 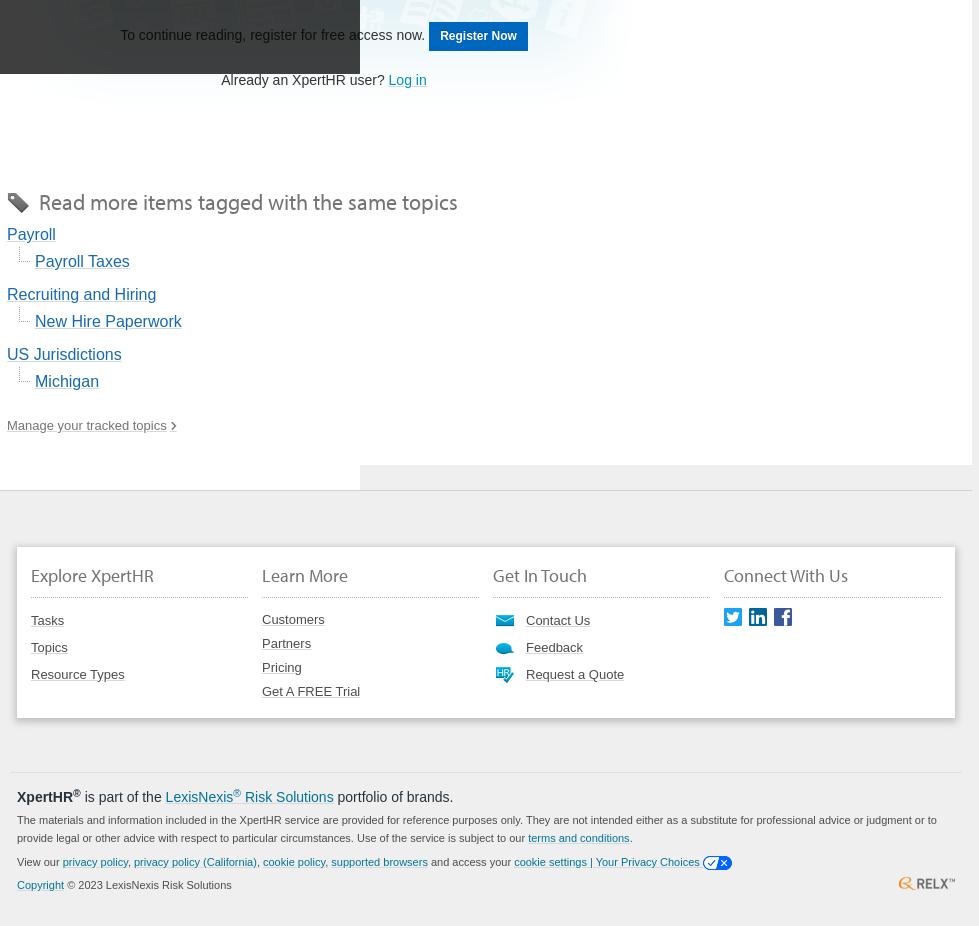 What do you see at coordinates (293, 860) in the screenshot?
I see `'cookie policy'` at bounding box center [293, 860].